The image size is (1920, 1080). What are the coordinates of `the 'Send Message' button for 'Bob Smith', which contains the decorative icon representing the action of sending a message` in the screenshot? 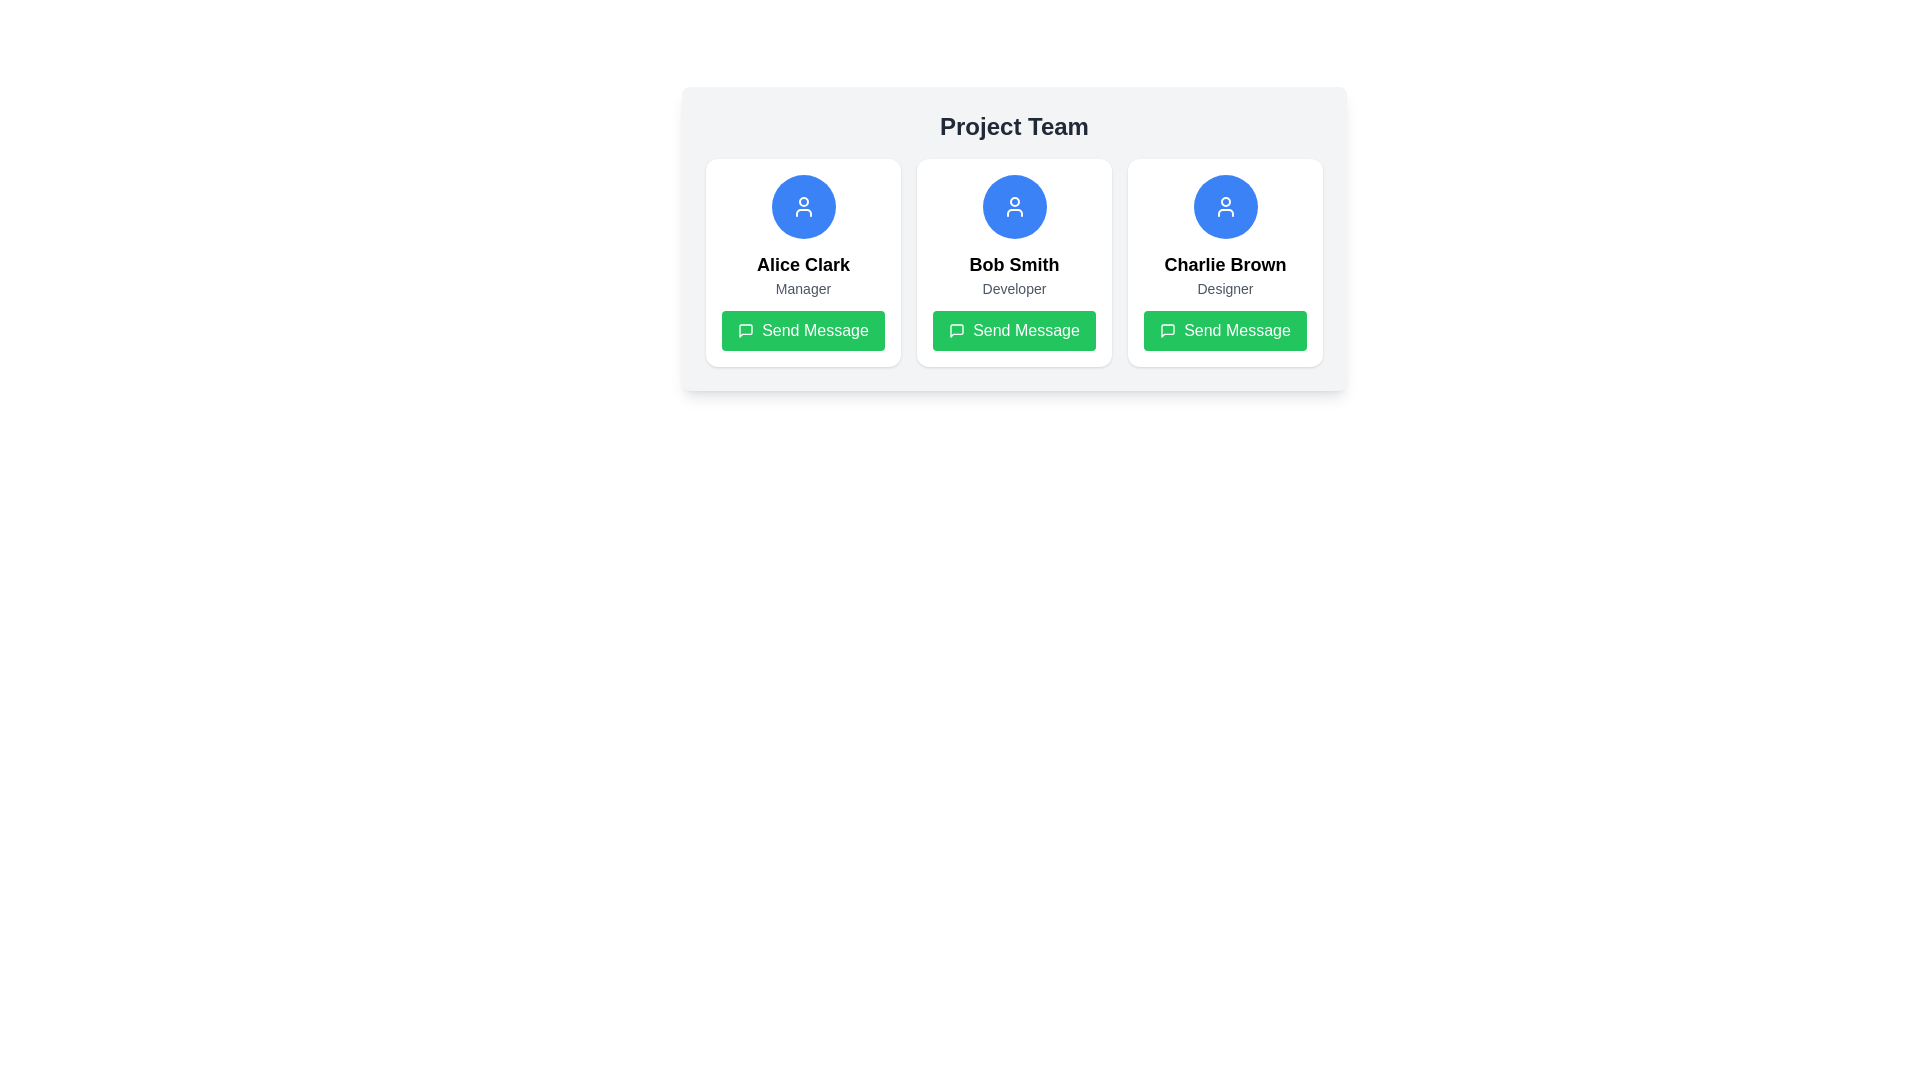 It's located at (956, 330).